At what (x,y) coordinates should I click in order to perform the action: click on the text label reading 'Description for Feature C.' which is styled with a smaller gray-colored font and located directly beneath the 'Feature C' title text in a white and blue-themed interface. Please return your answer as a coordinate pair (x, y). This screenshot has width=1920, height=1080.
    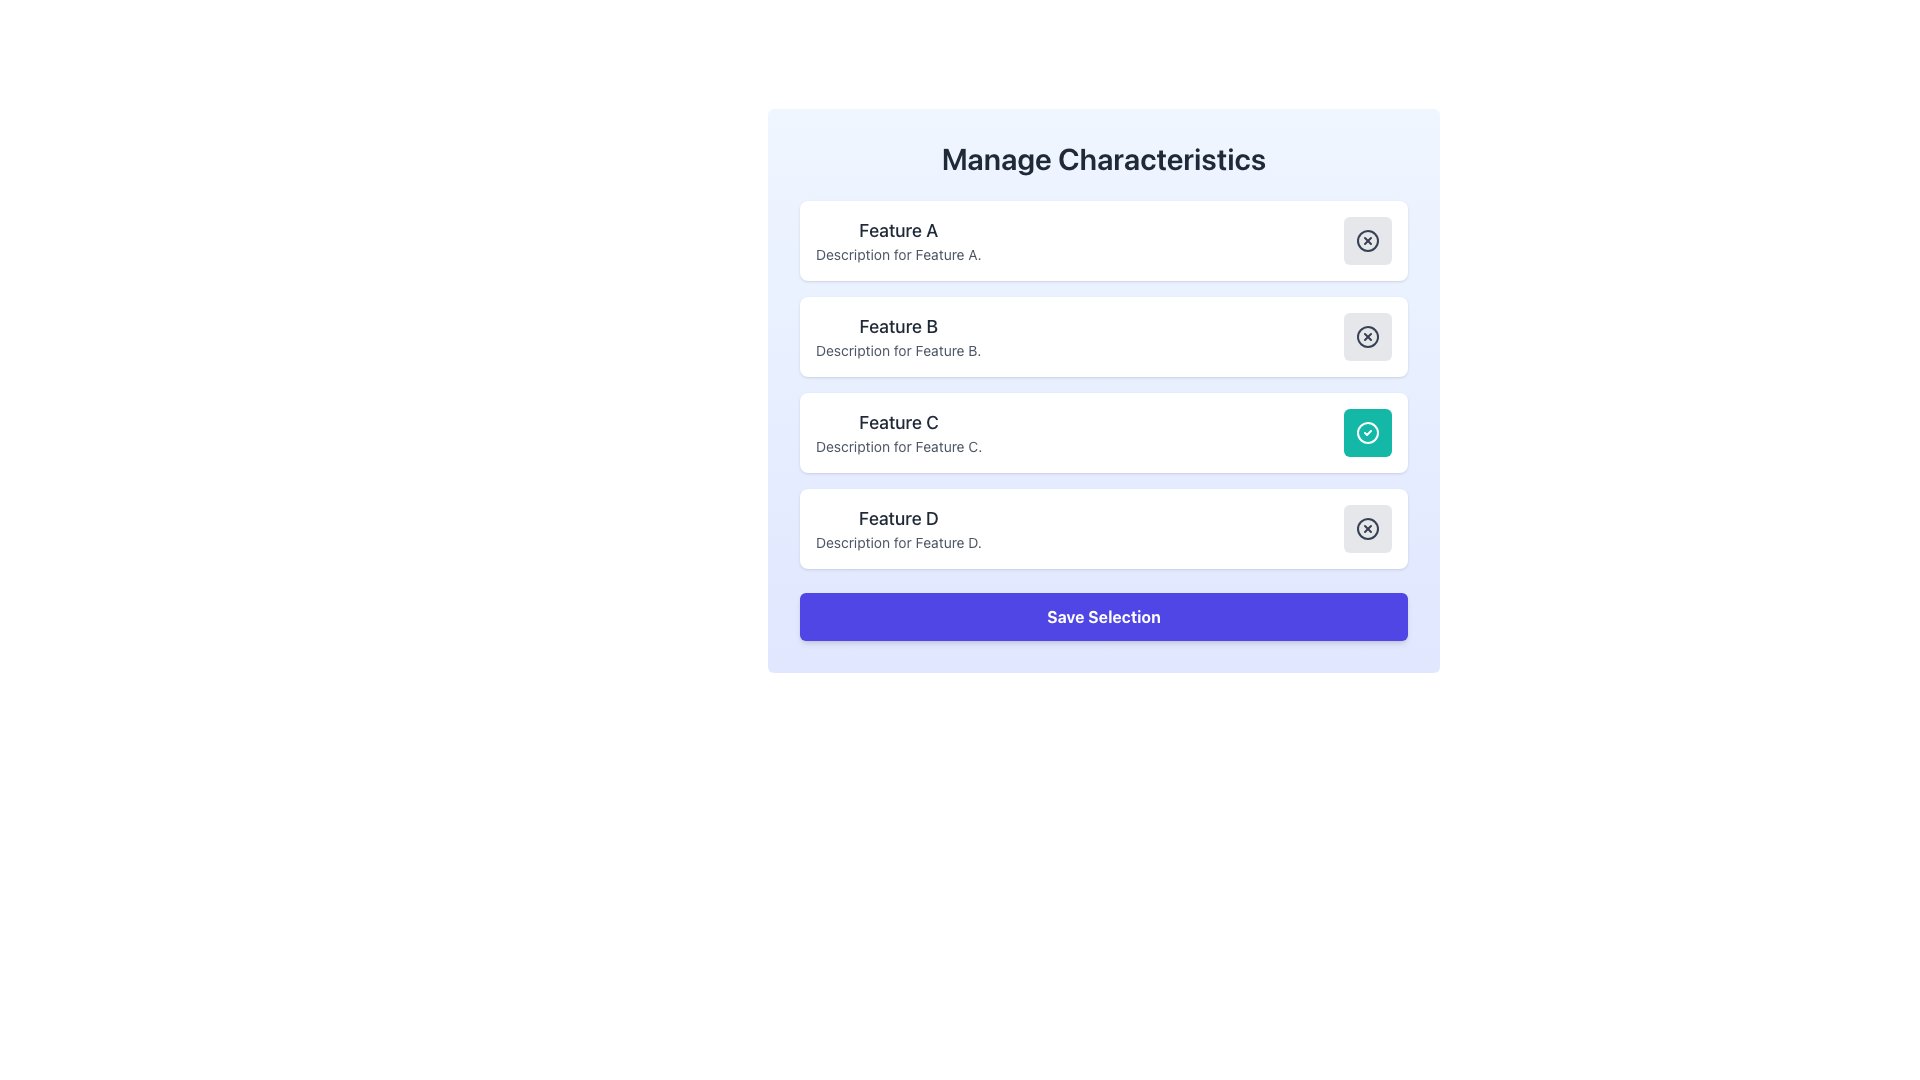
    Looking at the image, I should click on (898, 446).